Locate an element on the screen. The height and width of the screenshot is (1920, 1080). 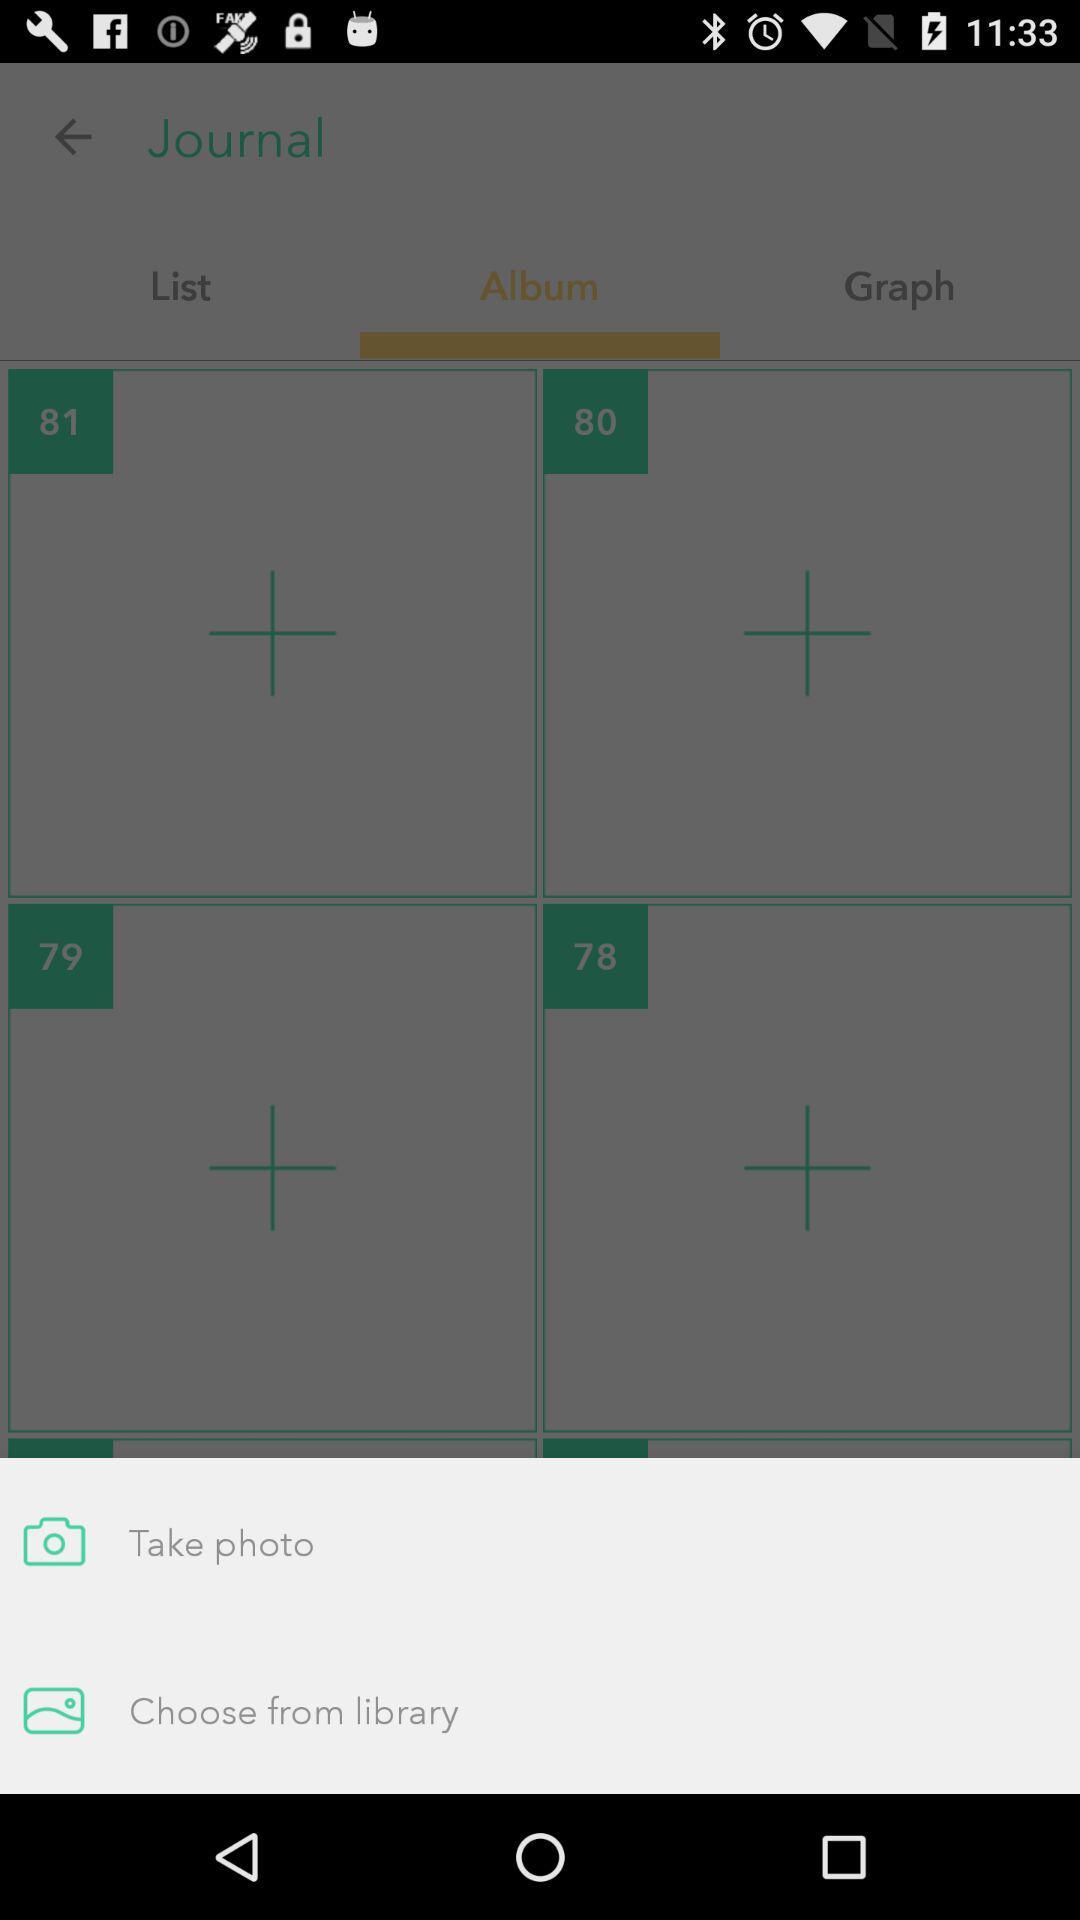
the item at the center is located at coordinates (540, 927).